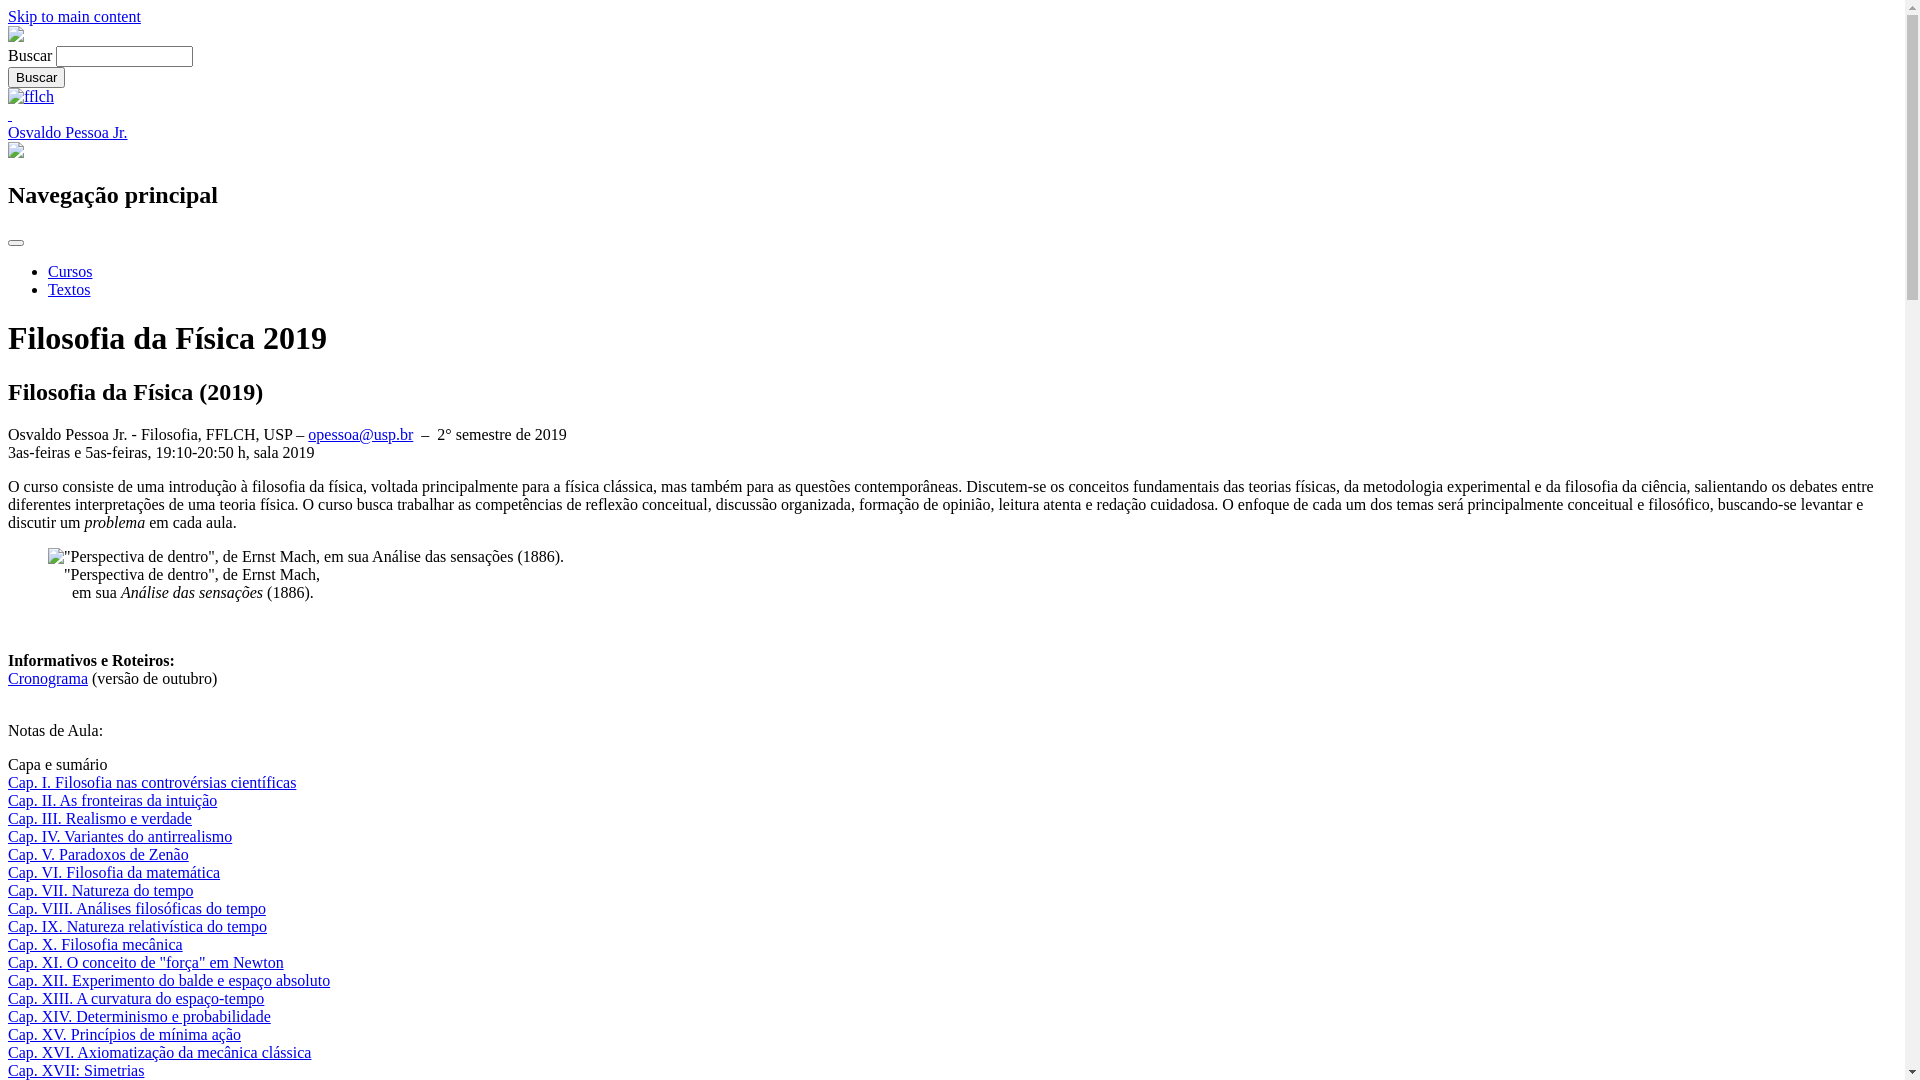 The image size is (1920, 1080). What do you see at coordinates (76, 1069) in the screenshot?
I see `'Cap. XVII: Simetrias'` at bounding box center [76, 1069].